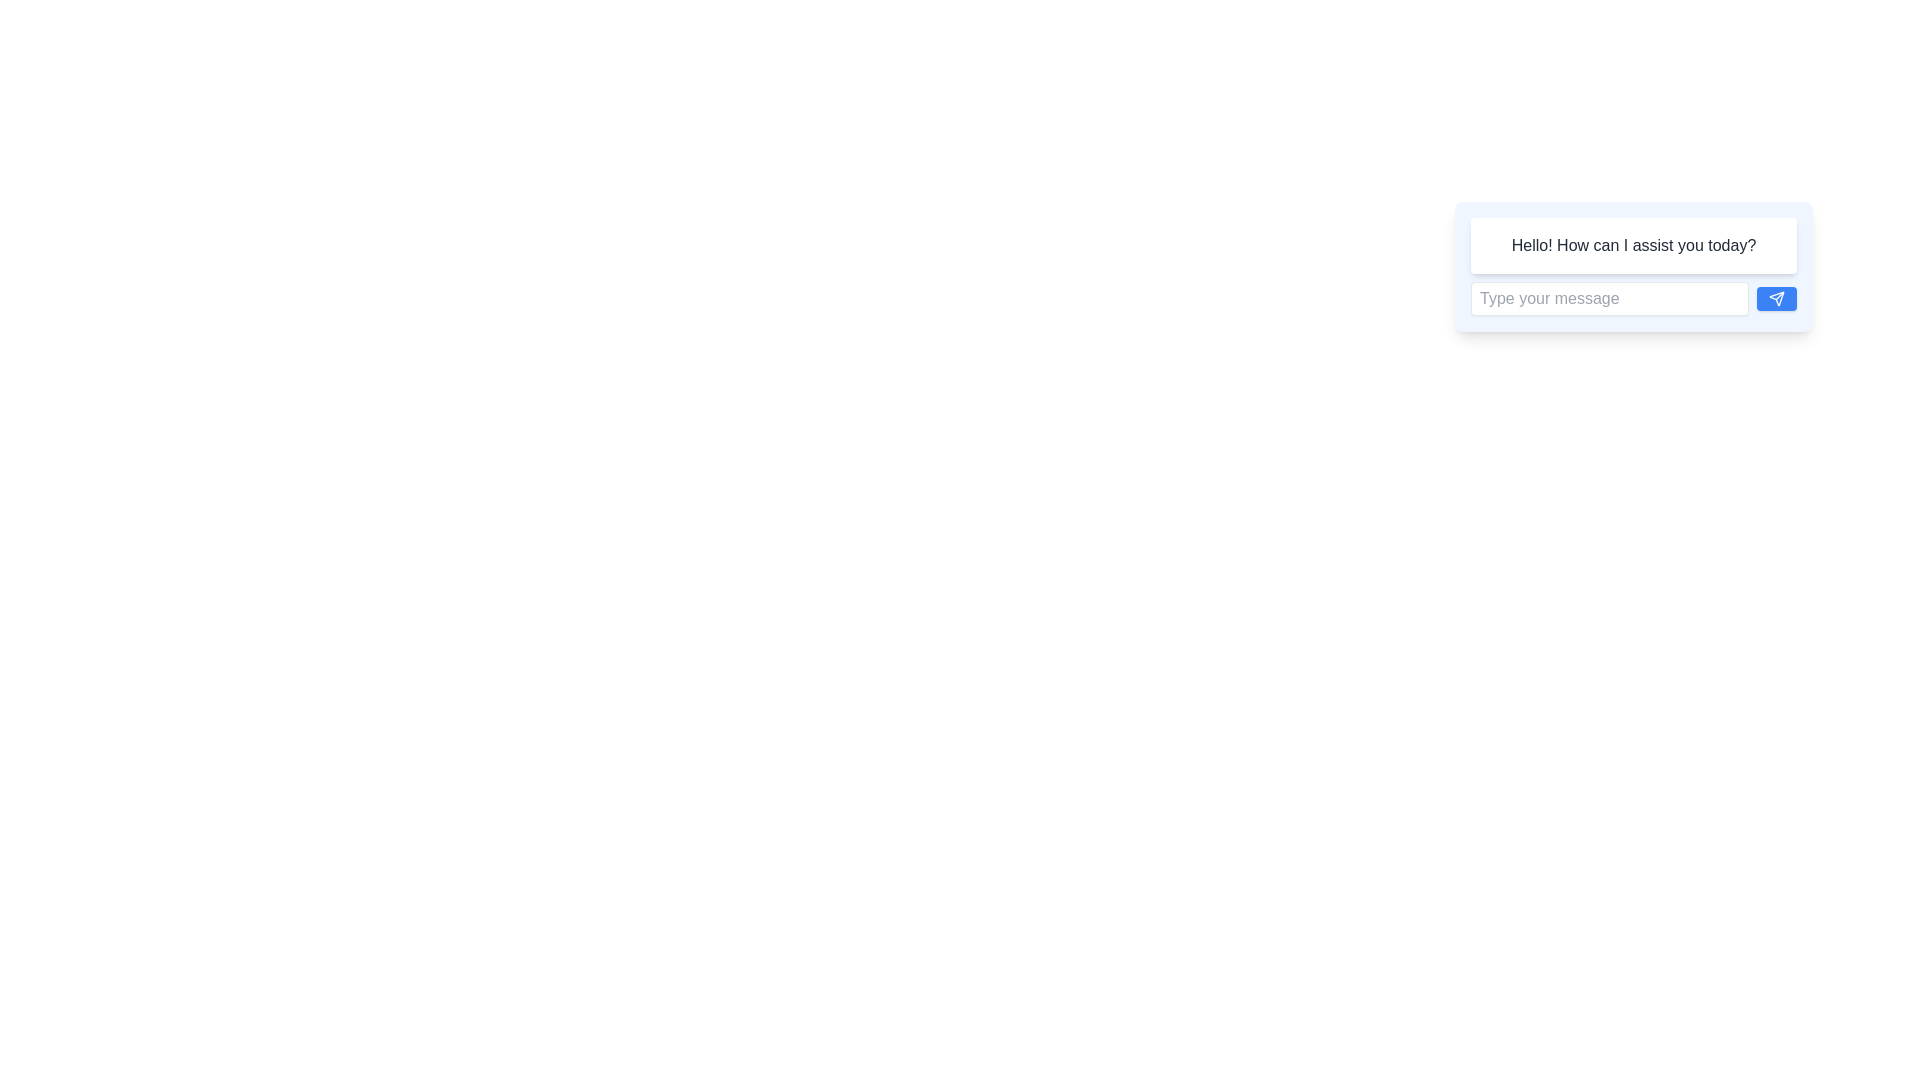  Describe the element at coordinates (1776, 299) in the screenshot. I see `the send icon, which resembles an arrow or paper airplane with a blue background and white stroke` at that location.